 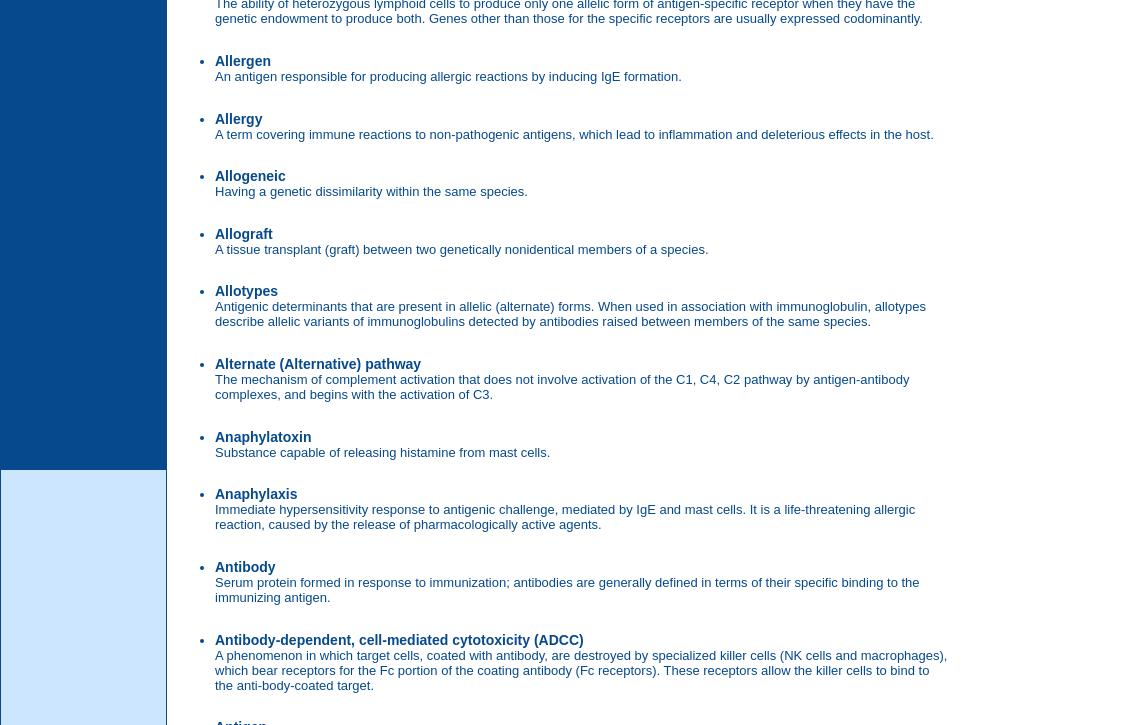 I want to click on 'Immediate hypersensitivity response to antigenic challenge, mediated by IgE and mast cells. It is a life-threatening allergic reaction, caused by the release of pharmacologically active agents.', so click(x=564, y=516).